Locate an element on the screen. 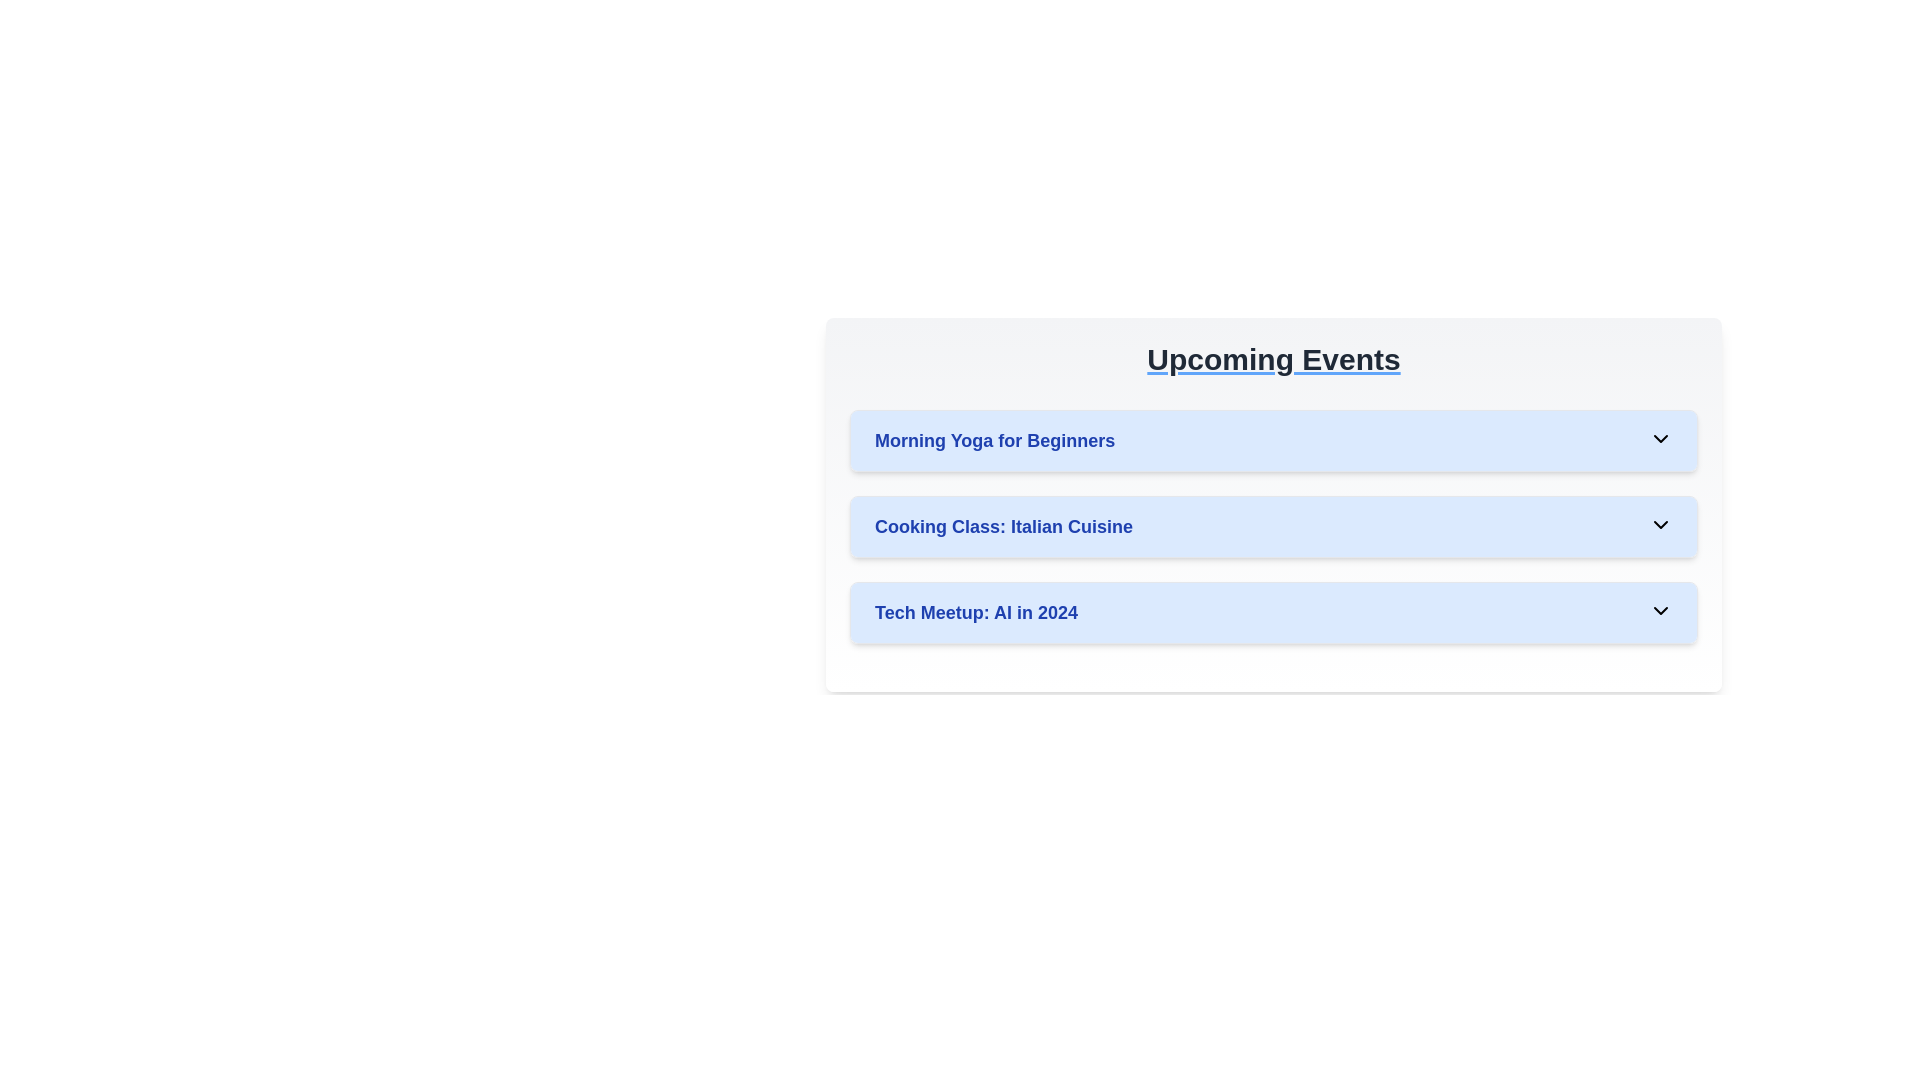  the second interactive list item labeled 'Cooking Class: Italian Cuisine' is located at coordinates (1272, 504).